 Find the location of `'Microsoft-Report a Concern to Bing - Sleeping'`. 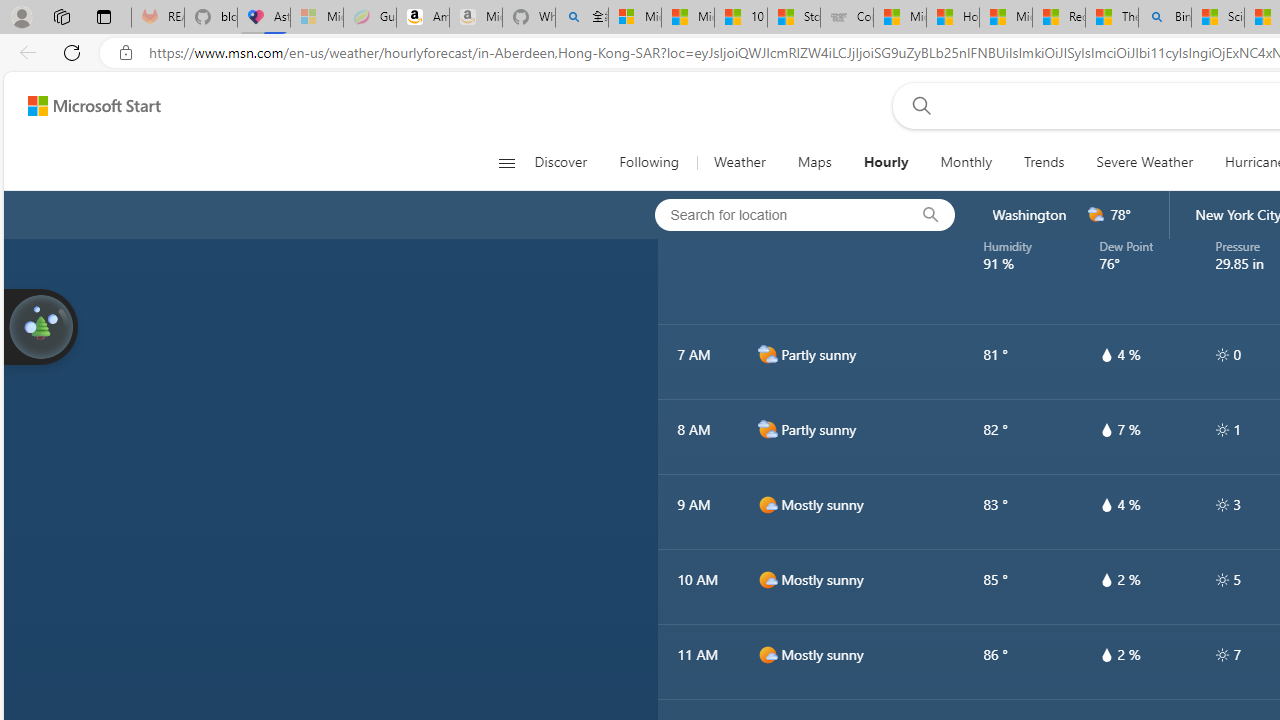

'Microsoft-Report a Concern to Bing - Sleeping' is located at coordinates (315, 17).